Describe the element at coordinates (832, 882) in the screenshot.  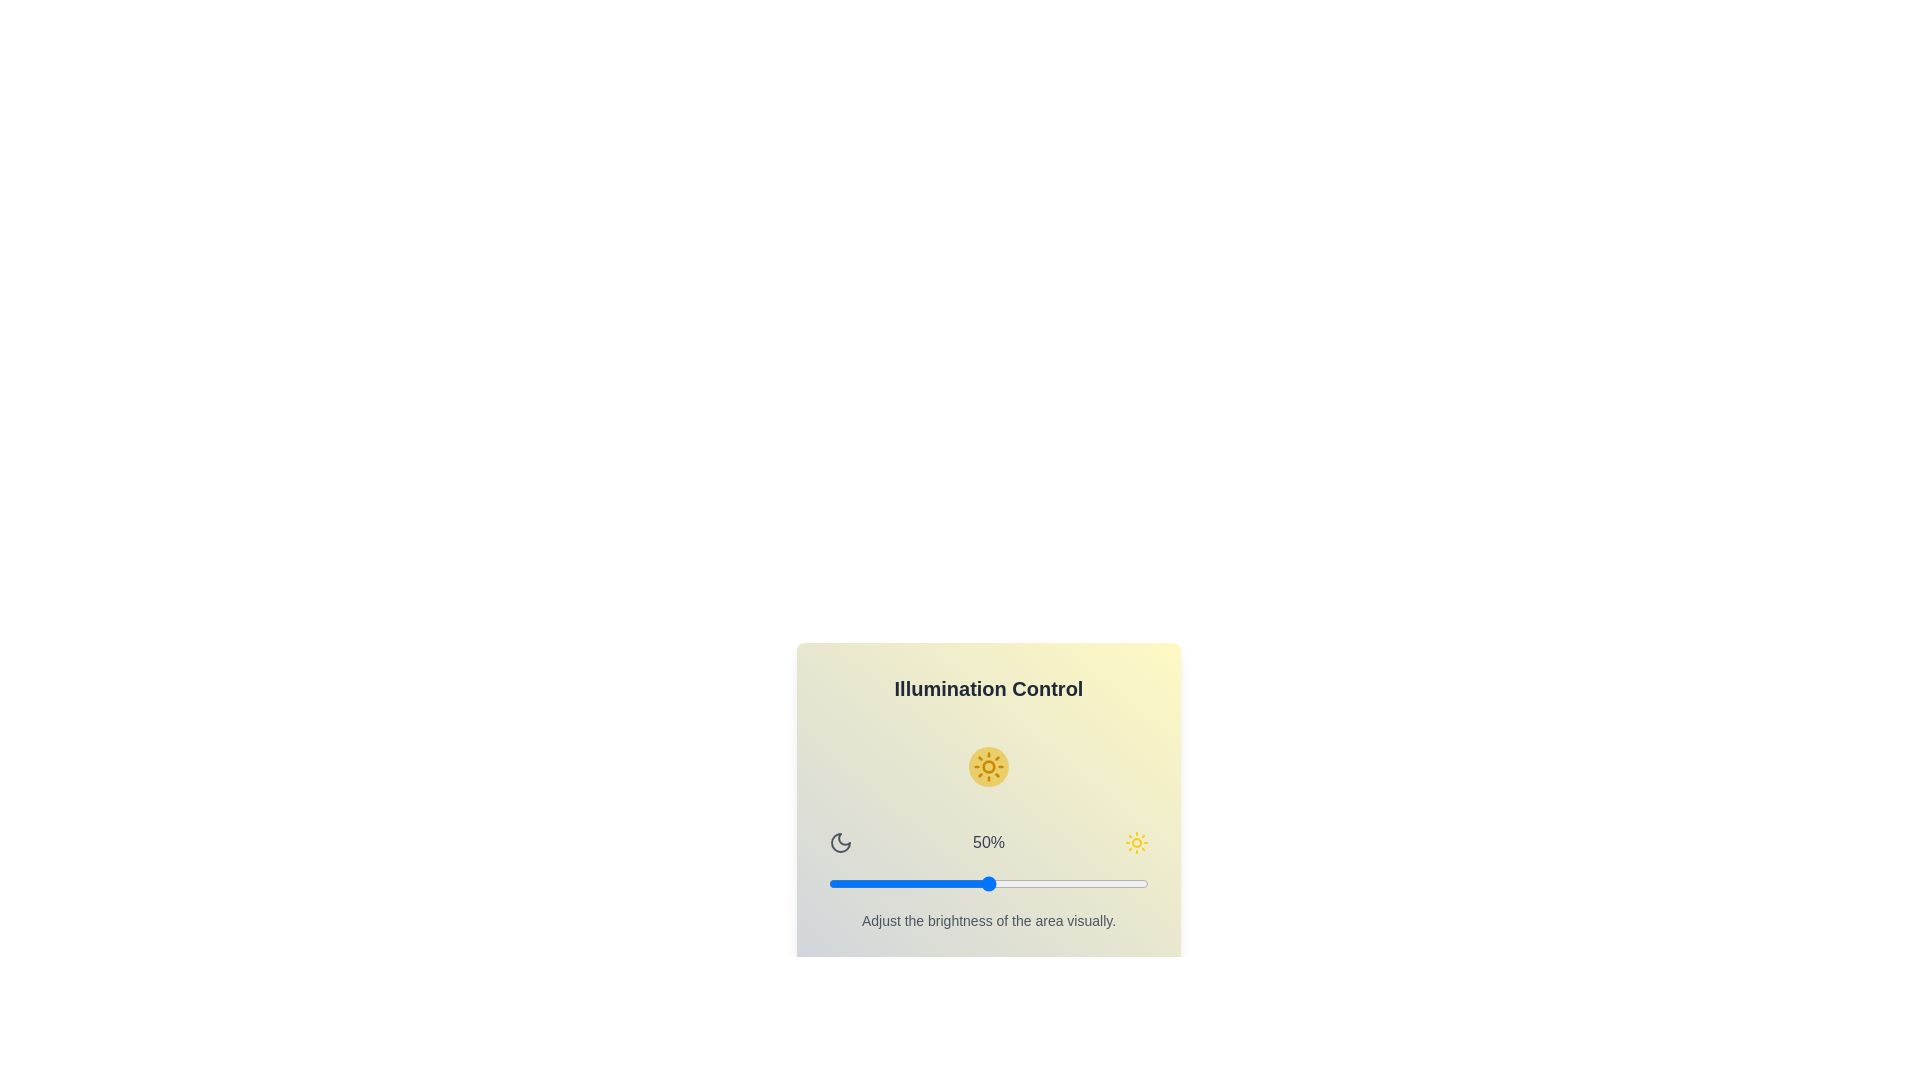
I see `the brightness slider to 1%` at that location.